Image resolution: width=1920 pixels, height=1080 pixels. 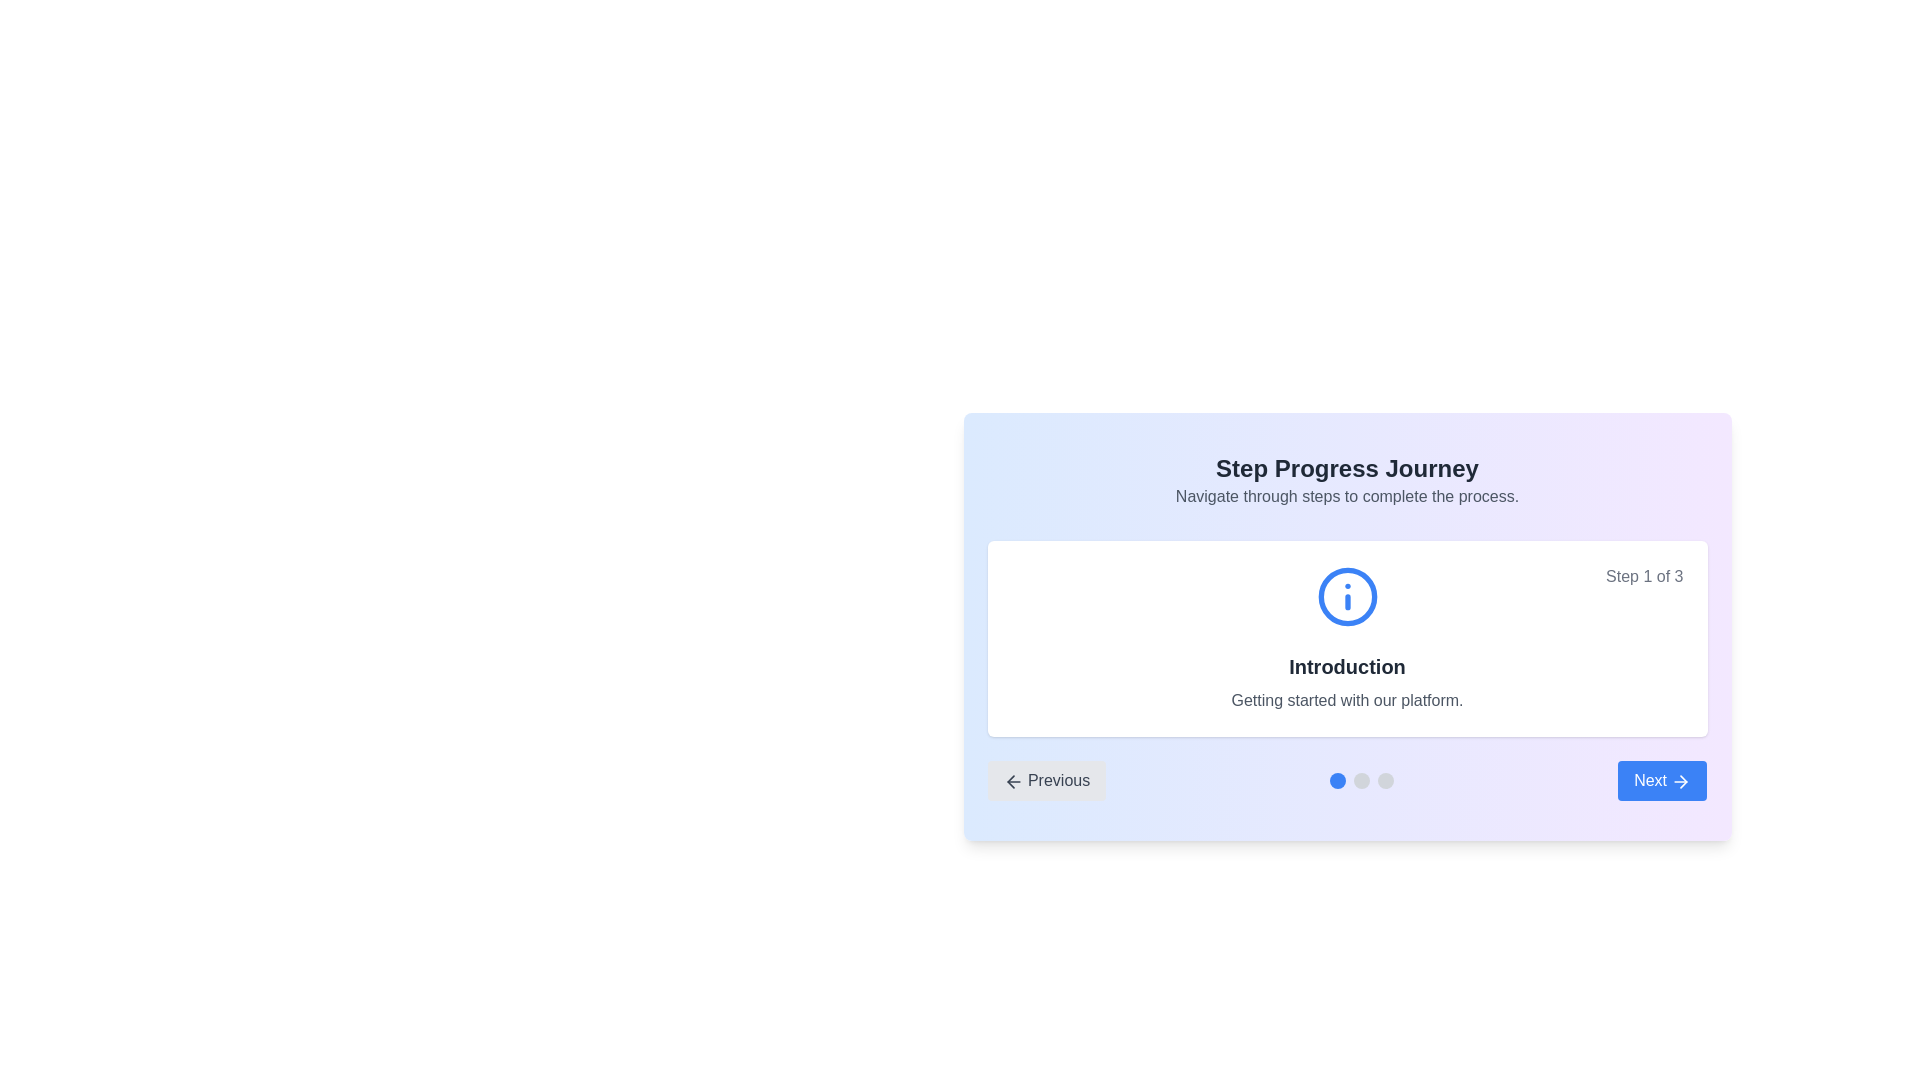 What do you see at coordinates (1347, 779) in the screenshot?
I see `the step indicators of the Navigation Bar located at the bottom of the 'Step Progress Journey' card` at bounding box center [1347, 779].